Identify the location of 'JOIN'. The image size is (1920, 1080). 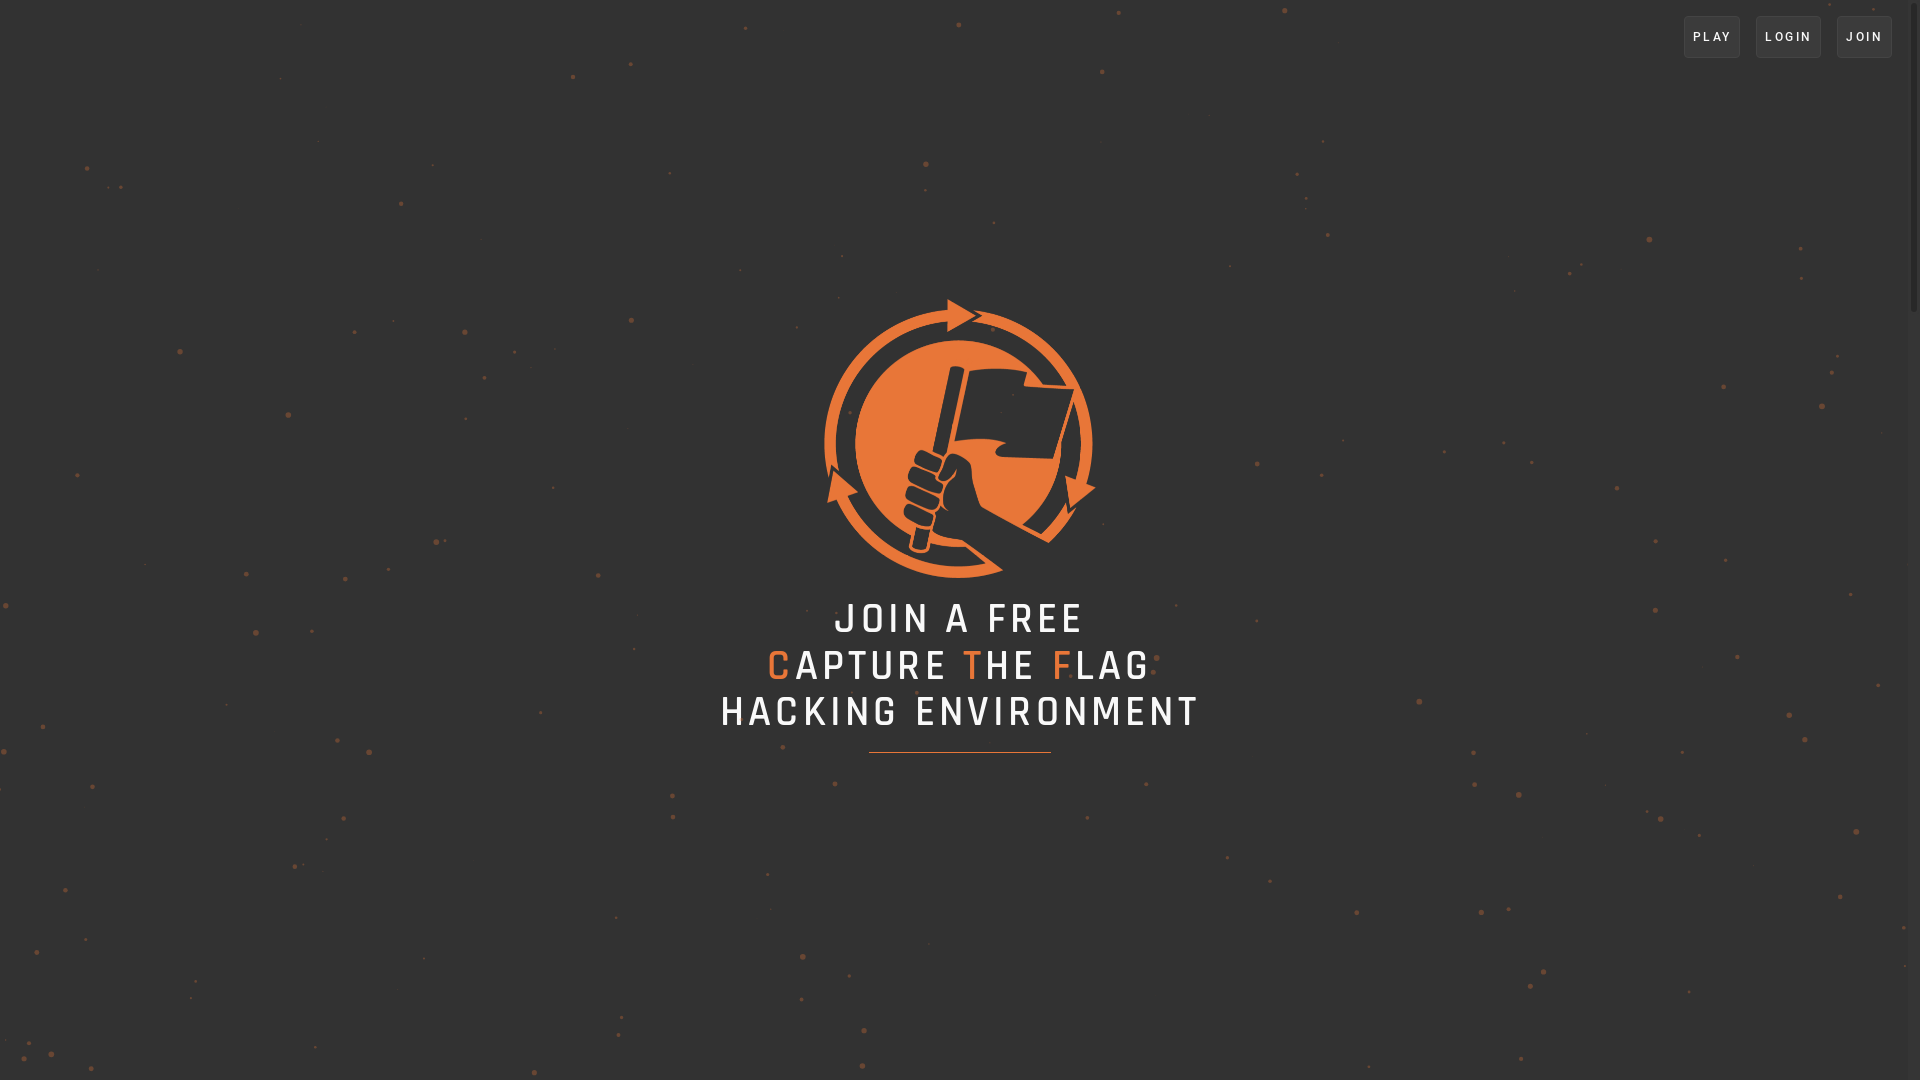
(1863, 37).